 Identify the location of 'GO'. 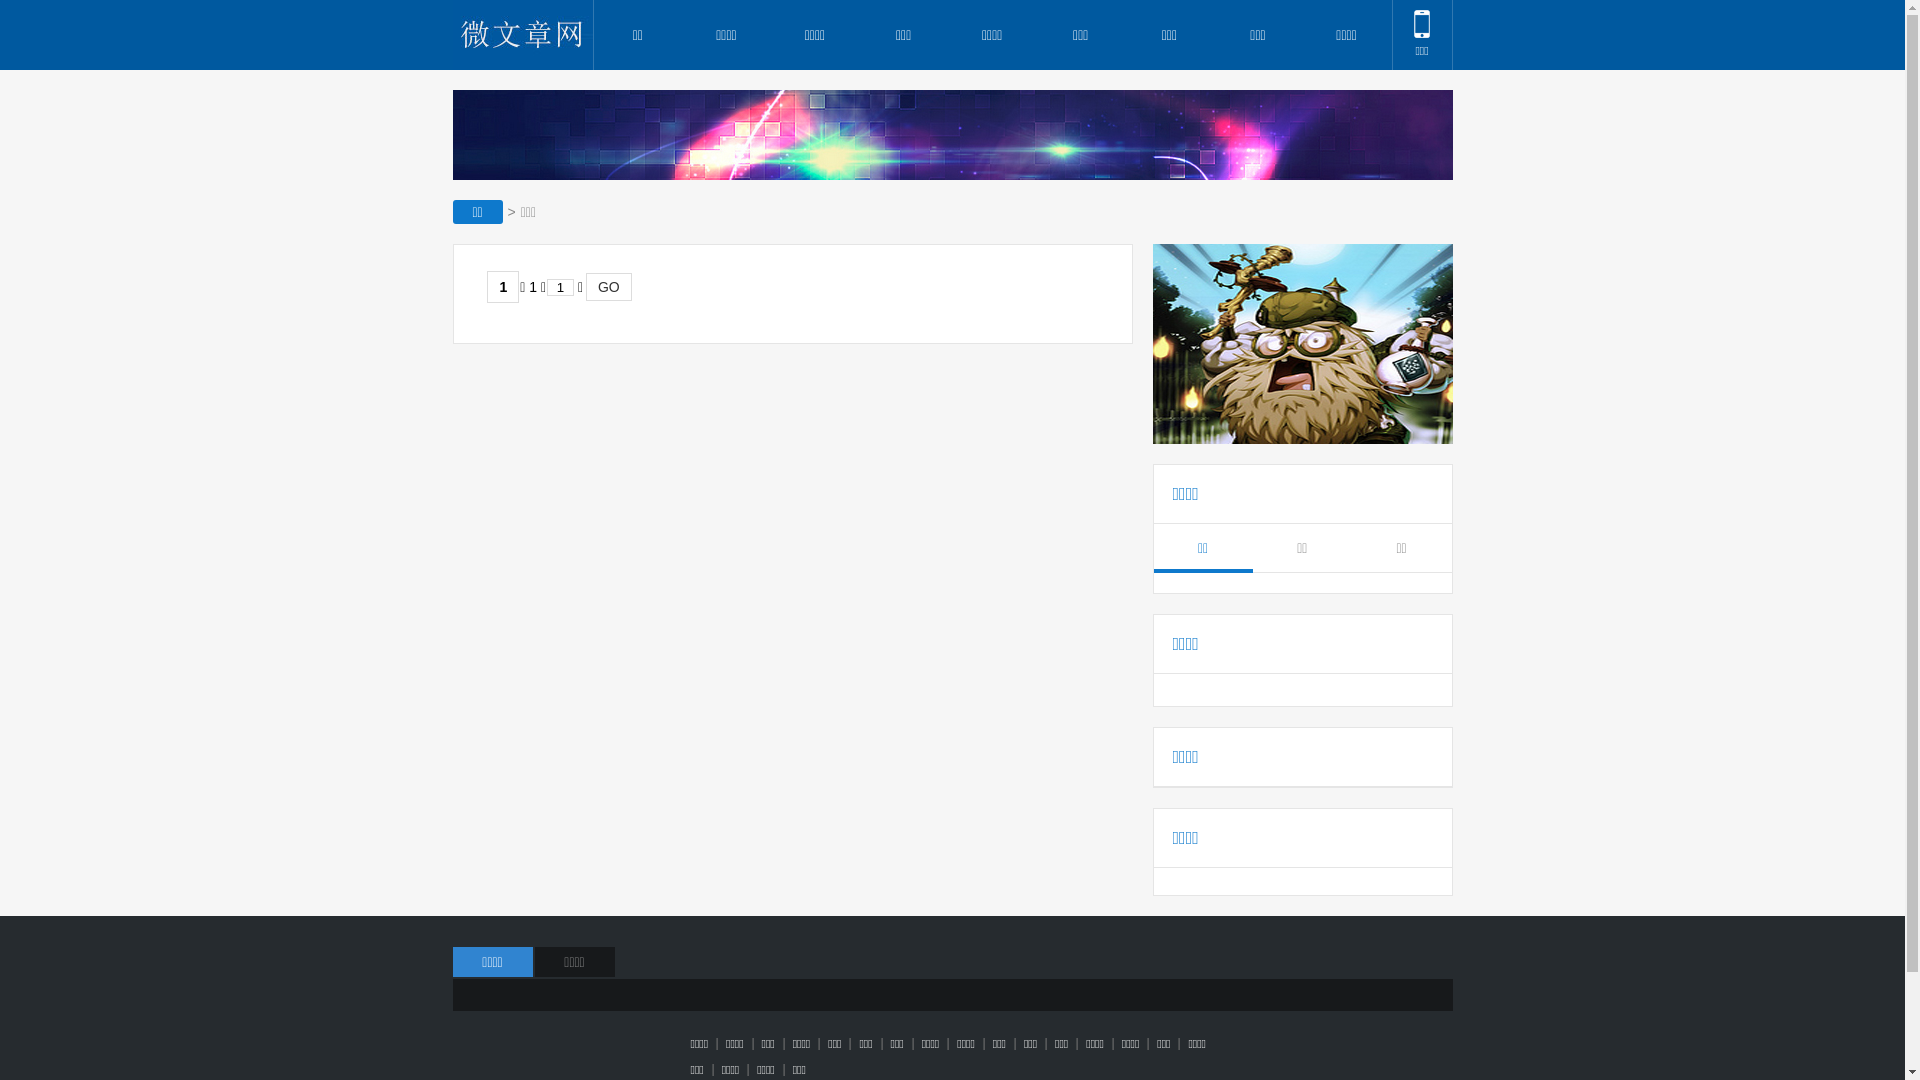
(608, 286).